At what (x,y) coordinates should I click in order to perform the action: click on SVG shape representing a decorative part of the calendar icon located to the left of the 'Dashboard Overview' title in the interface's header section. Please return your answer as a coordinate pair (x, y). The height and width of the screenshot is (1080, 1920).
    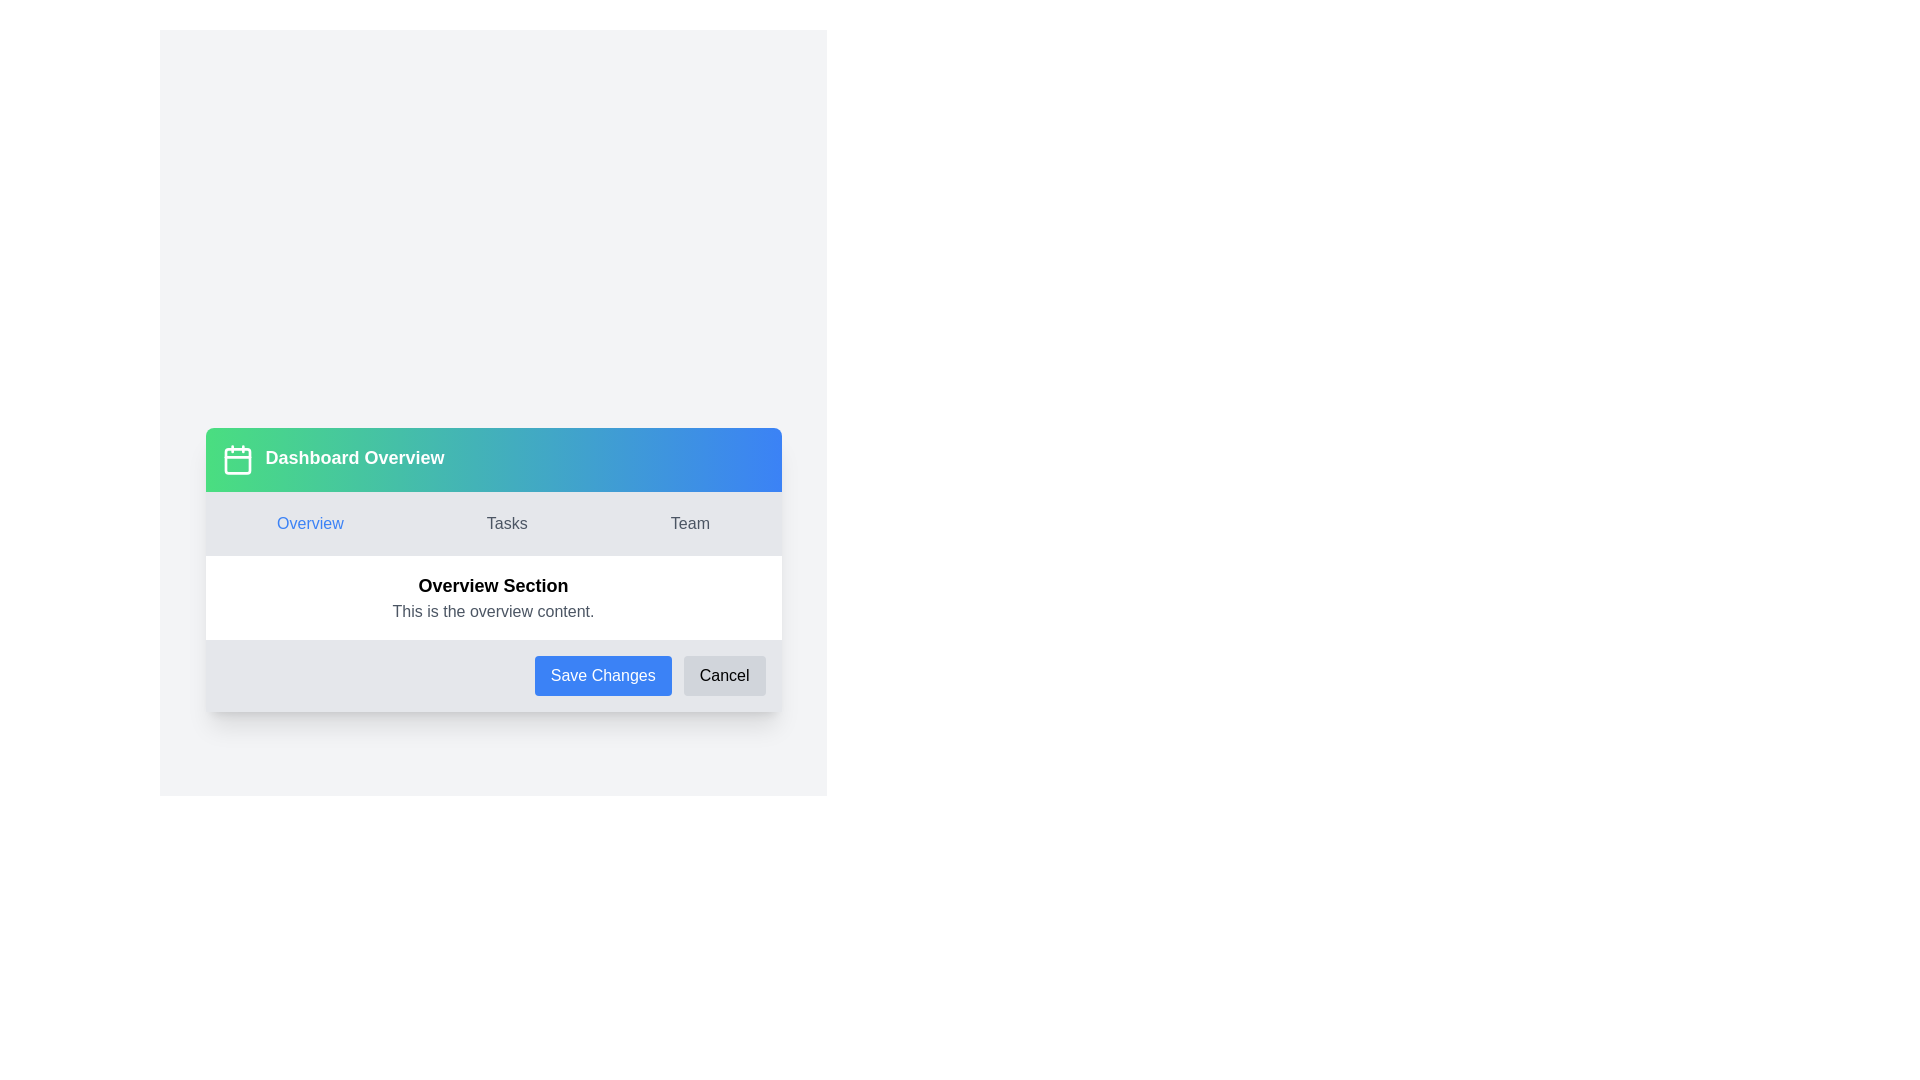
    Looking at the image, I should click on (237, 461).